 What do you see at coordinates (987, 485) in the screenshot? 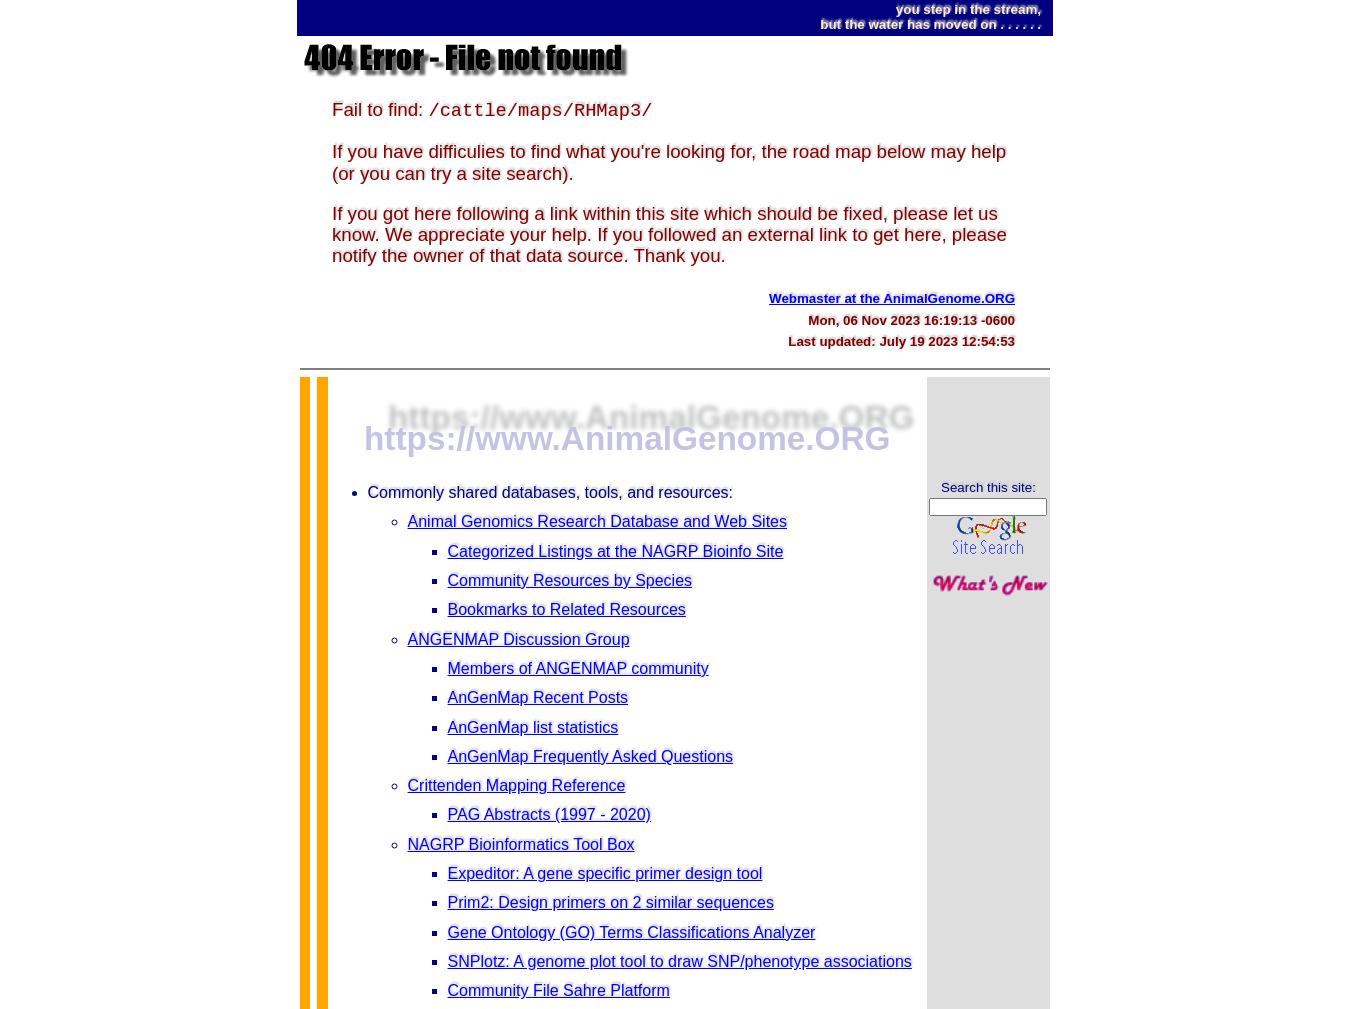
I see `'Search this site:'` at bounding box center [987, 485].